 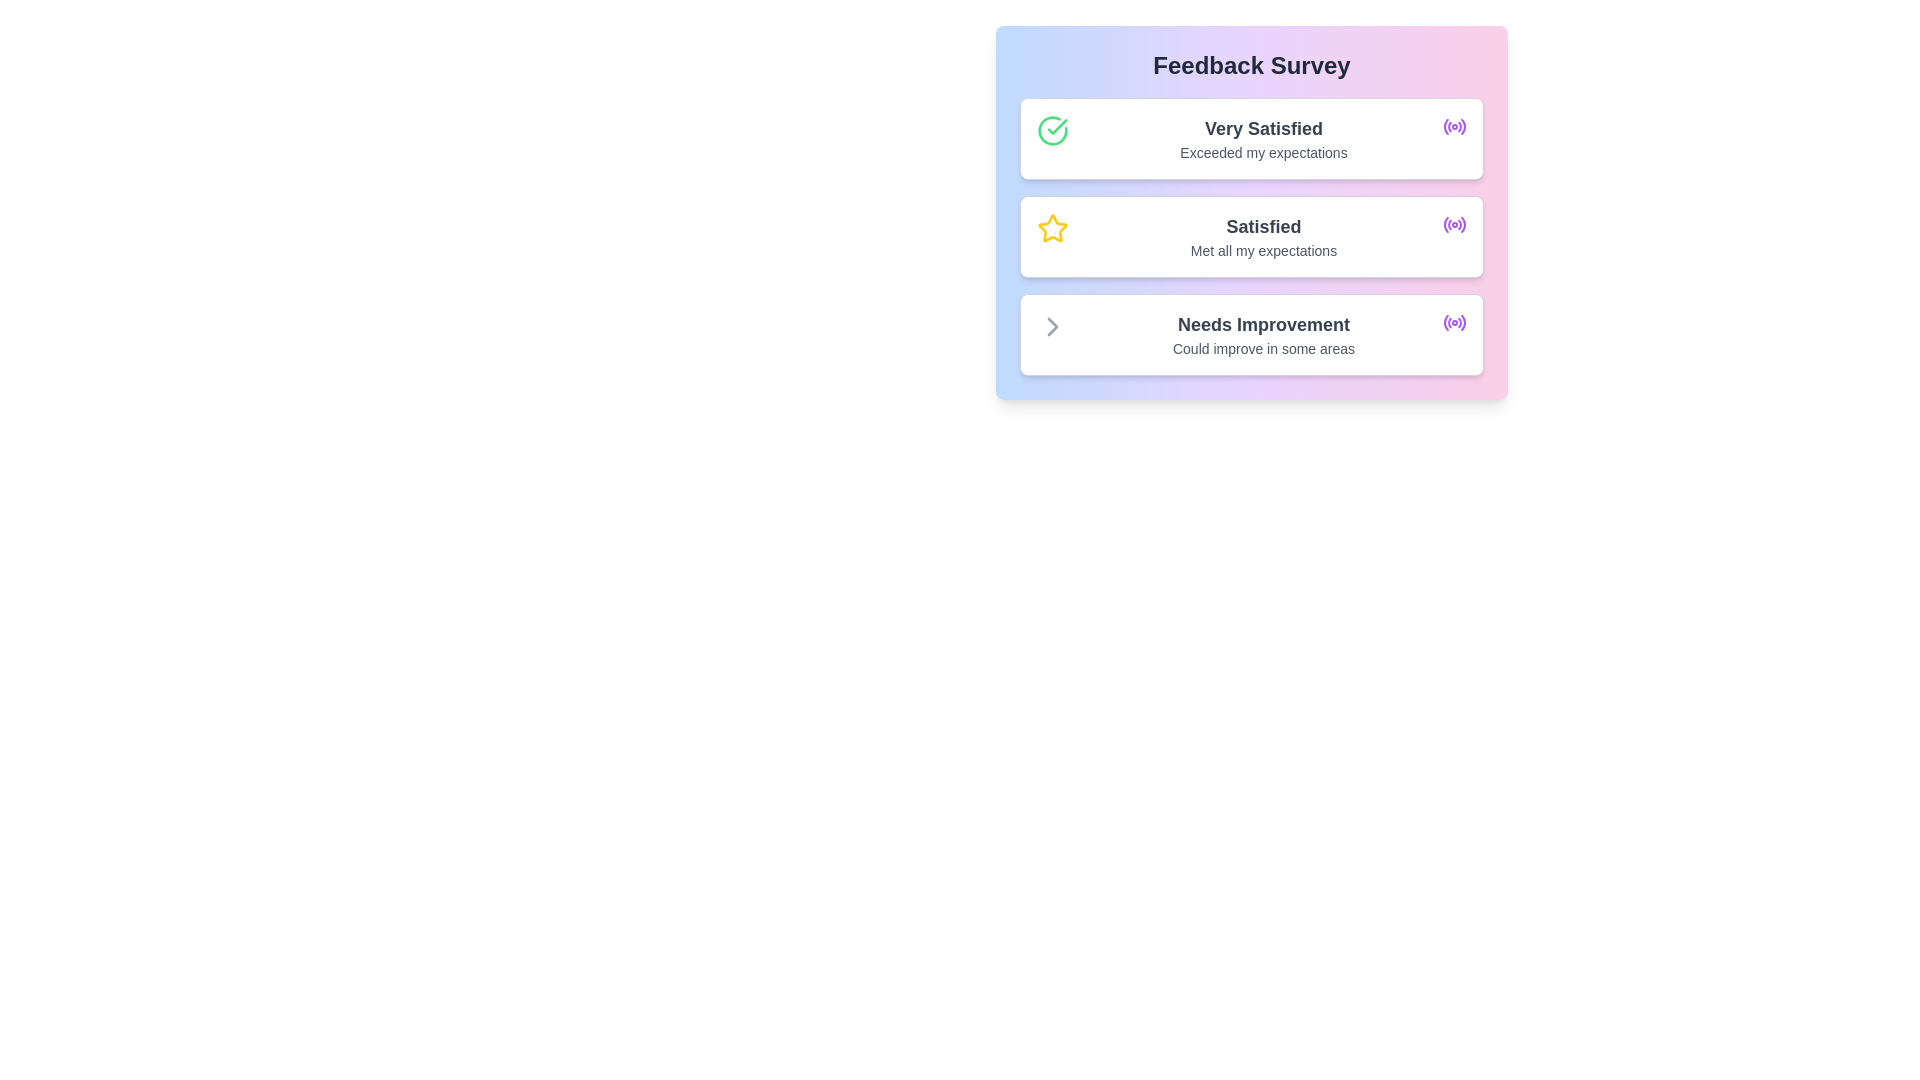 I want to click on the text block that displays the feedback option at the bottom of the vertically stacked list in the feedback survey module, so click(x=1262, y=334).